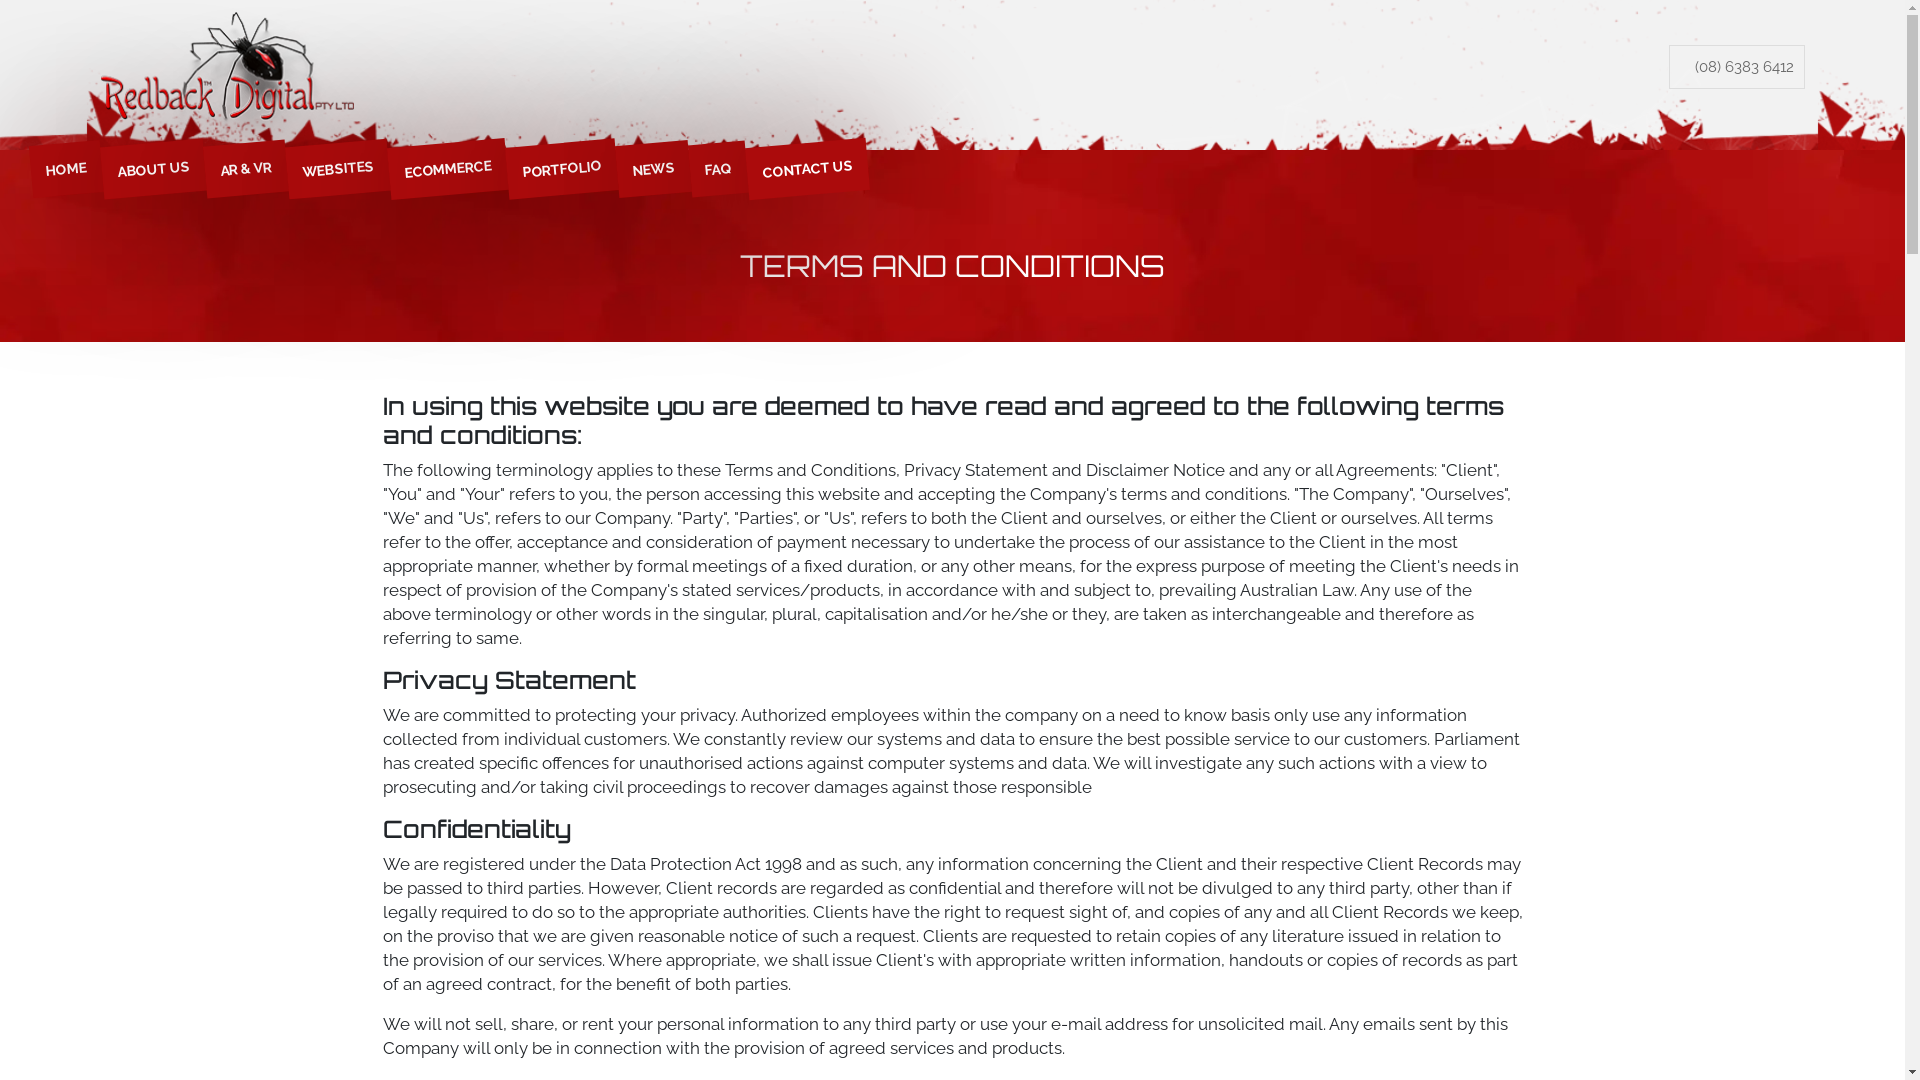  What do you see at coordinates (716, 165) in the screenshot?
I see `'FAQ'` at bounding box center [716, 165].